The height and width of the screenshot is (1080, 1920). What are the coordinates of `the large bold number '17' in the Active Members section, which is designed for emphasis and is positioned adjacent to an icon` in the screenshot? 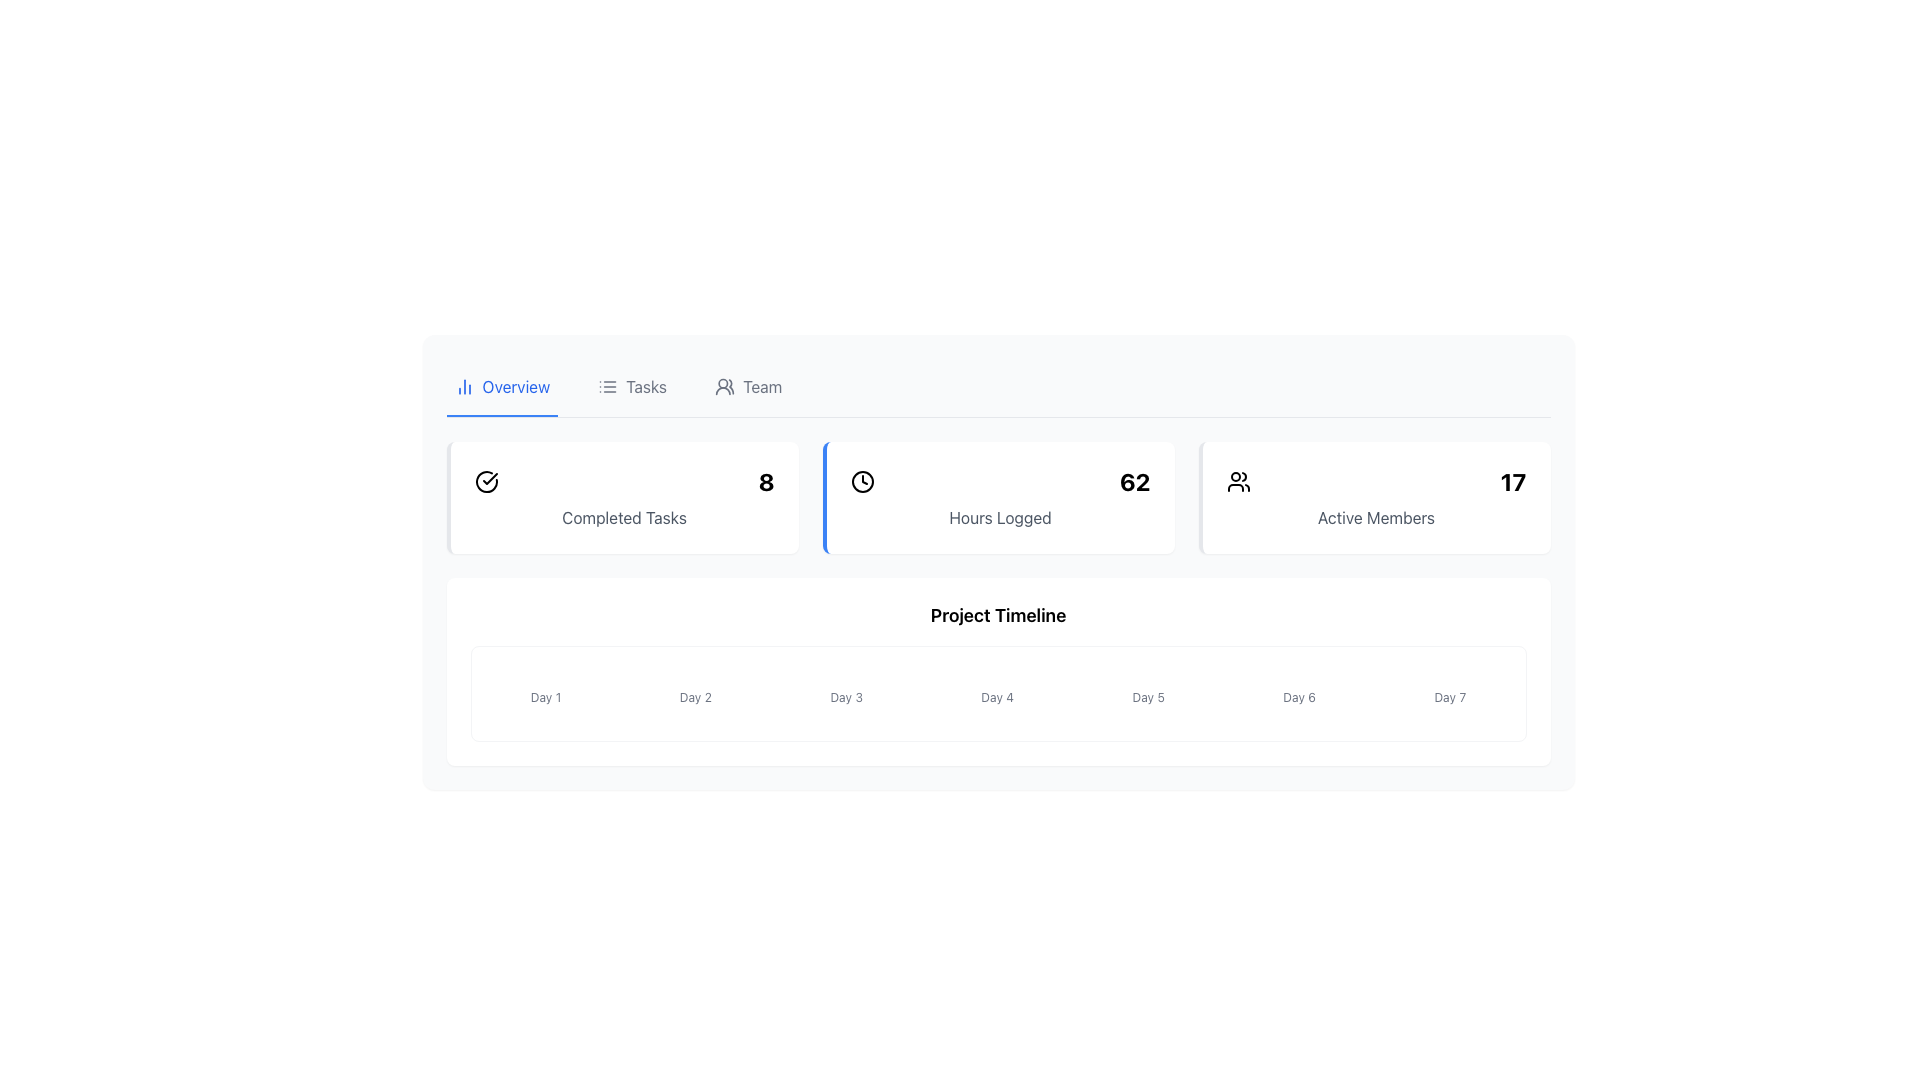 It's located at (1513, 482).